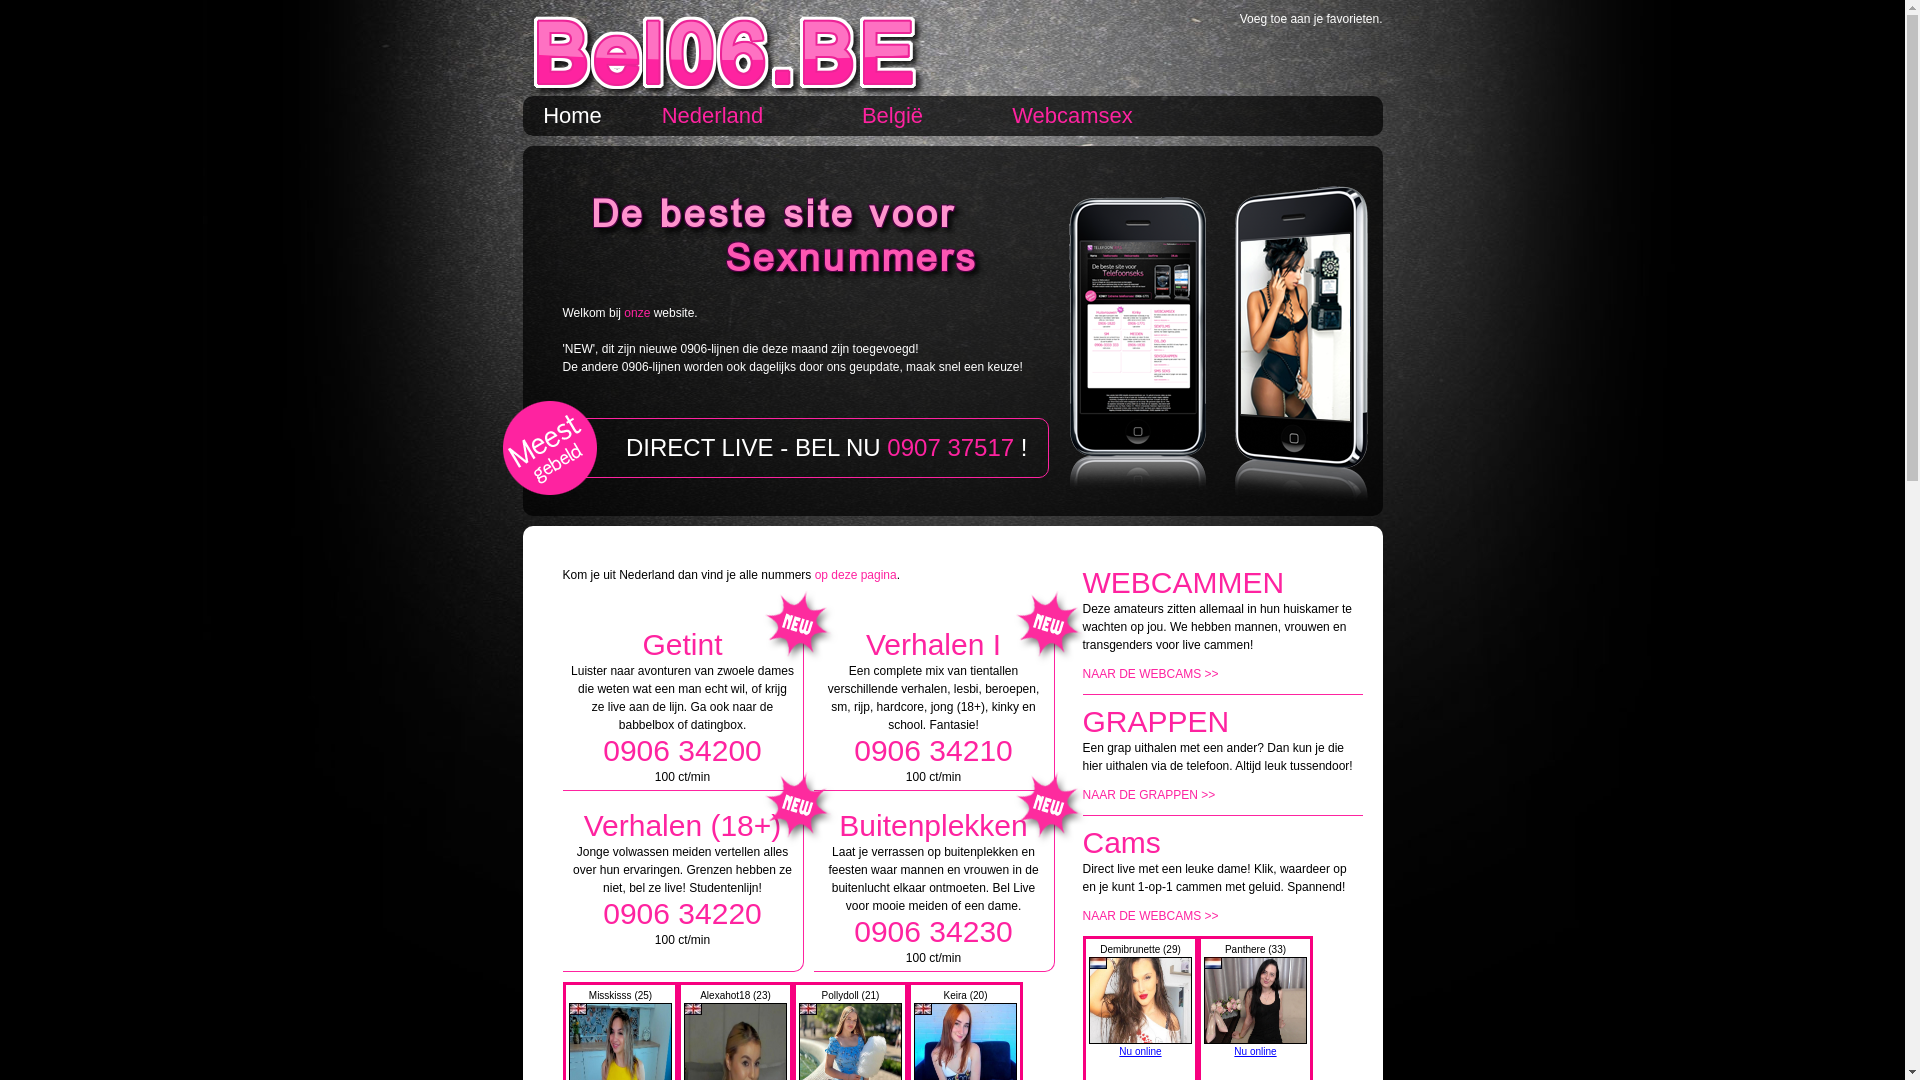 The height and width of the screenshot is (1080, 1920). Describe the element at coordinates (855, 574) in the screenshot. I see `'op deze pagina'` at that location.